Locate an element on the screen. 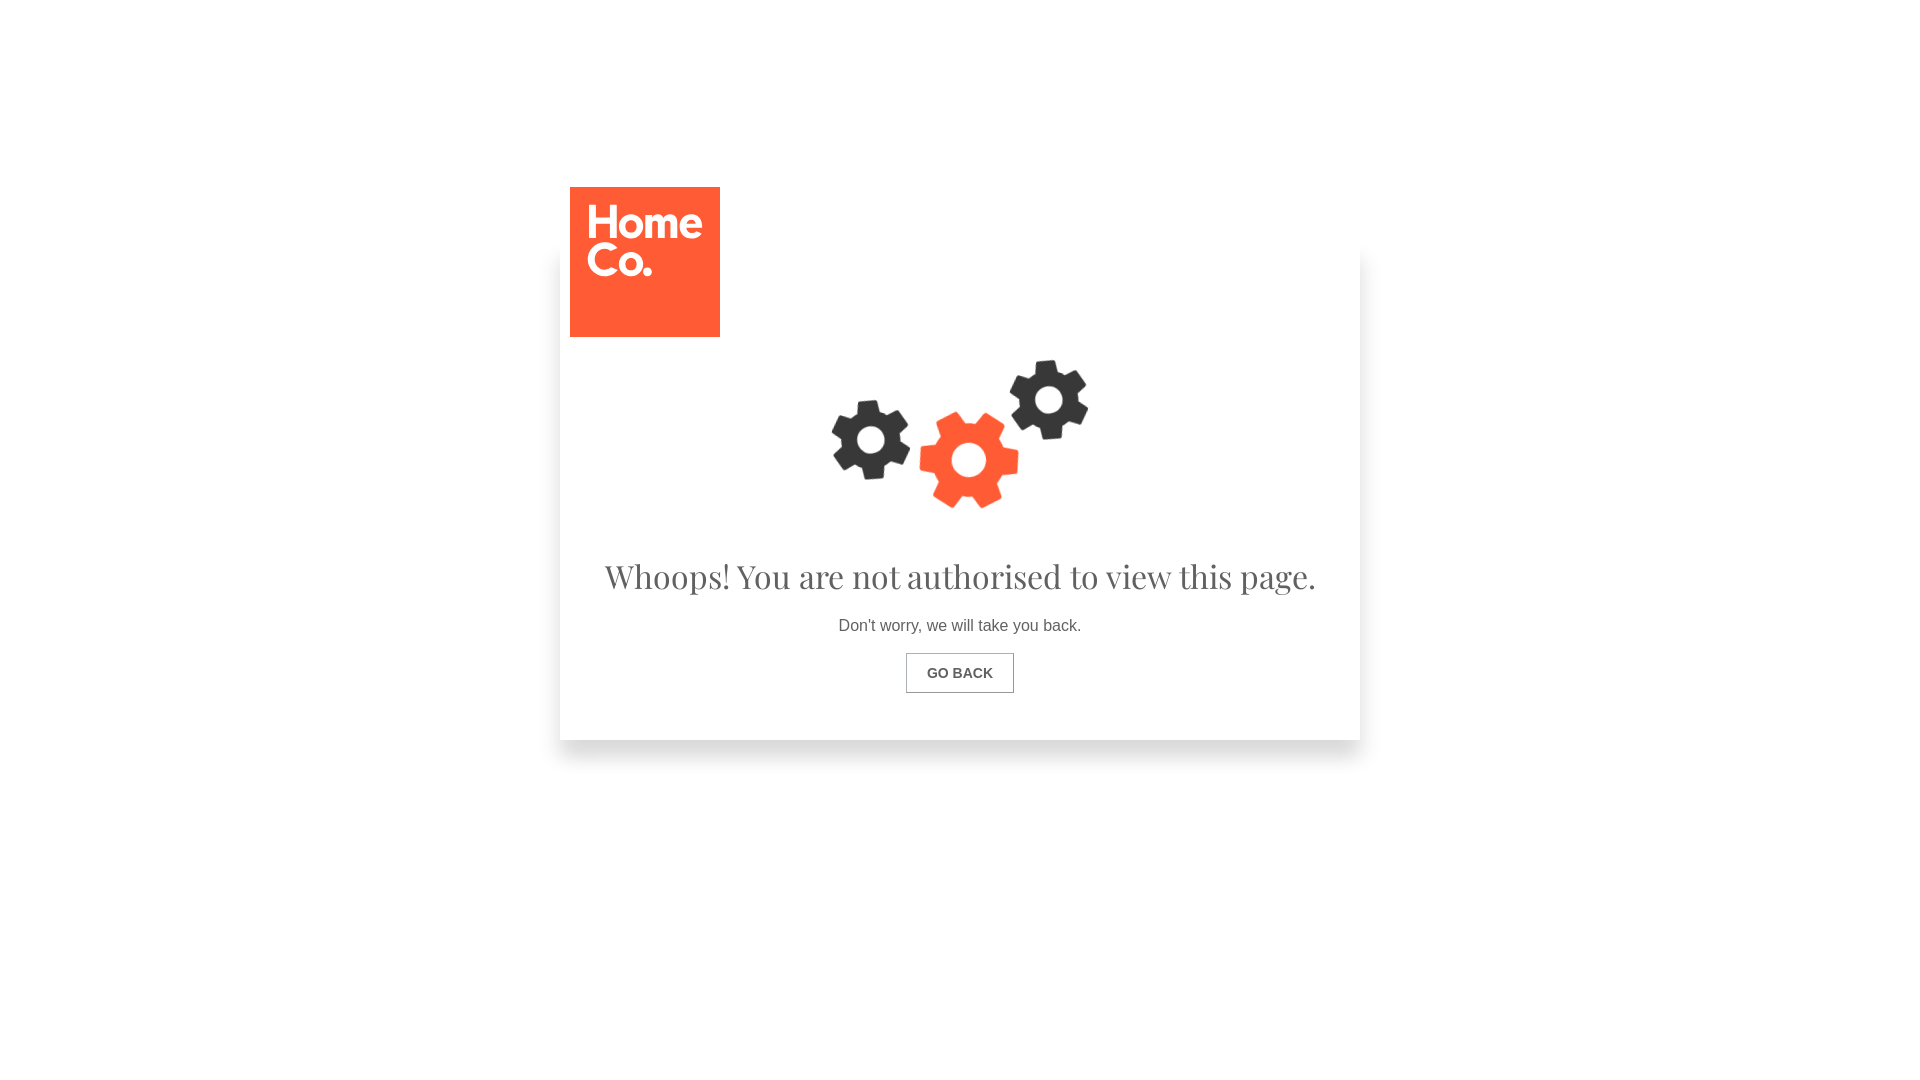 This screenshot has width=1920, height=1080. 'GO BACK' is located at coordinates (960, 672).